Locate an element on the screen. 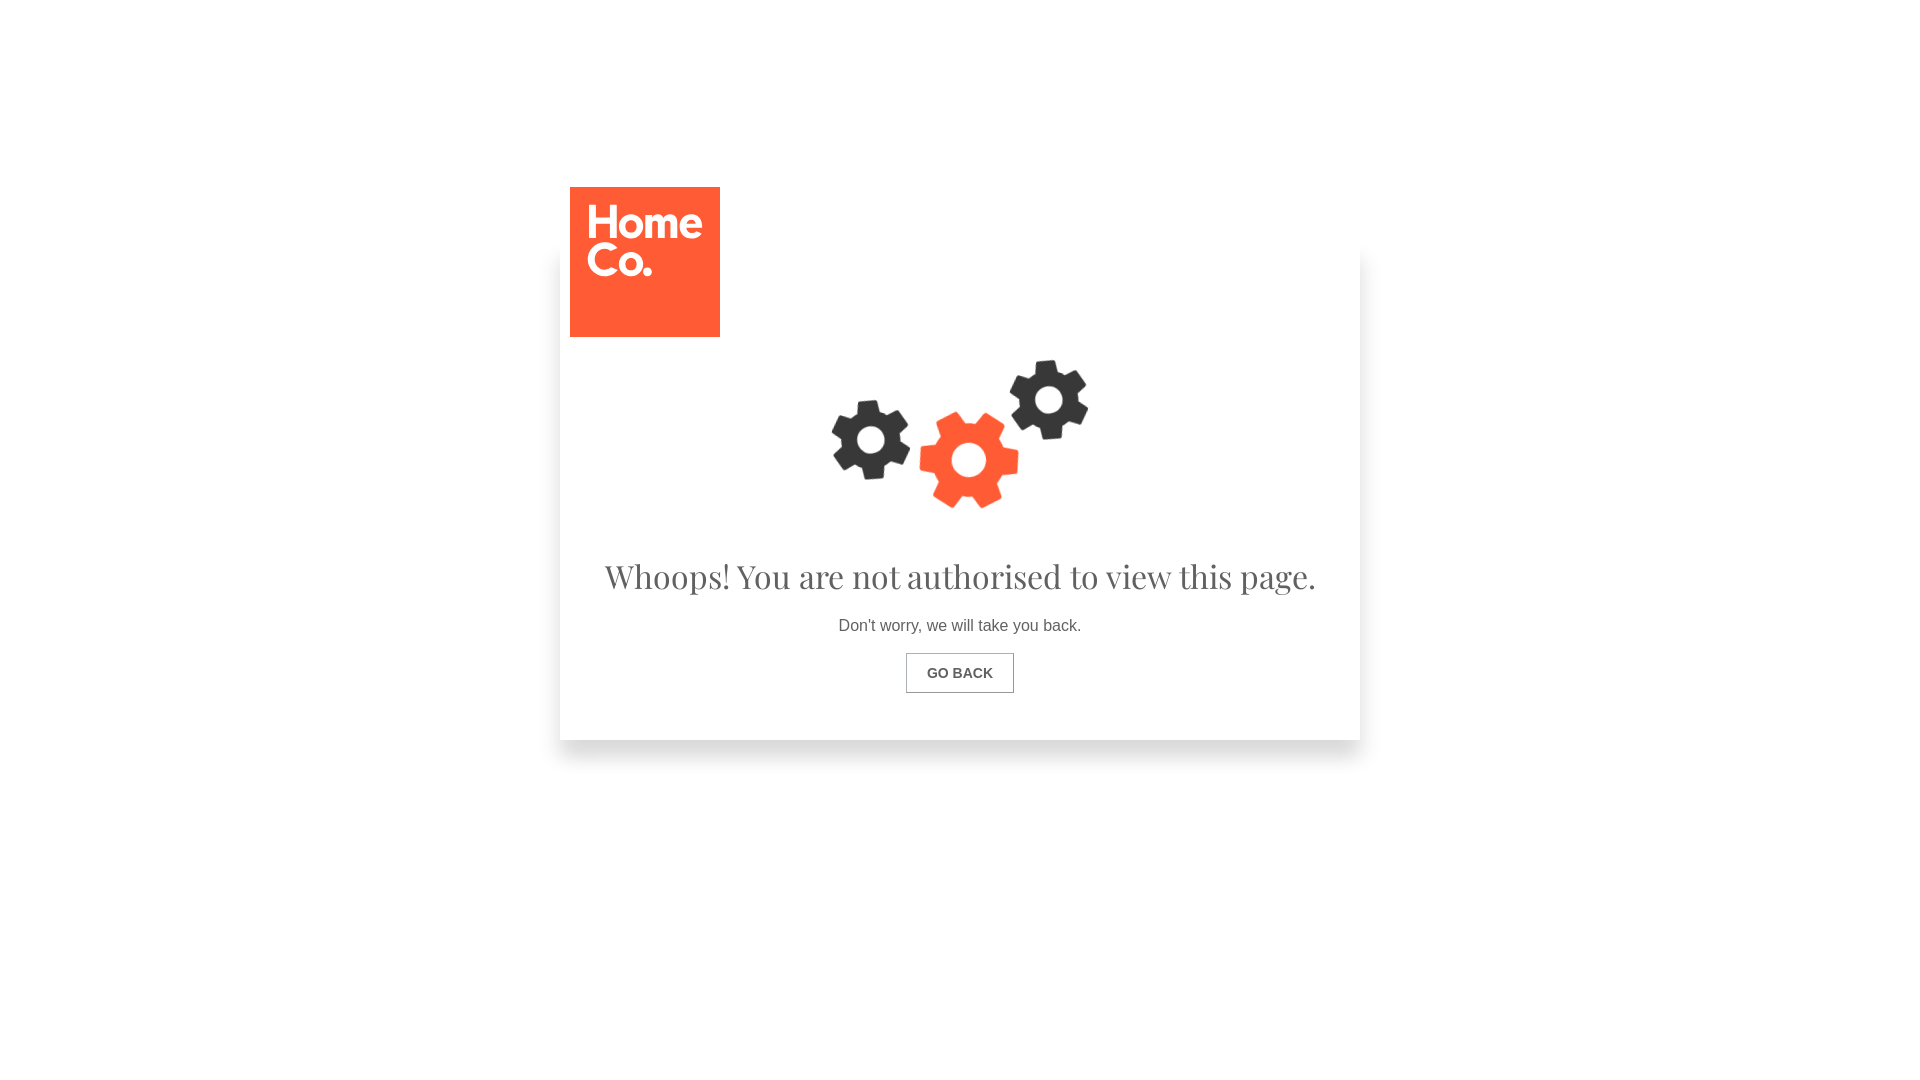 This screenshot has width=1920, height=1080. 'GO BACK' is located at coordinates (960, 672).